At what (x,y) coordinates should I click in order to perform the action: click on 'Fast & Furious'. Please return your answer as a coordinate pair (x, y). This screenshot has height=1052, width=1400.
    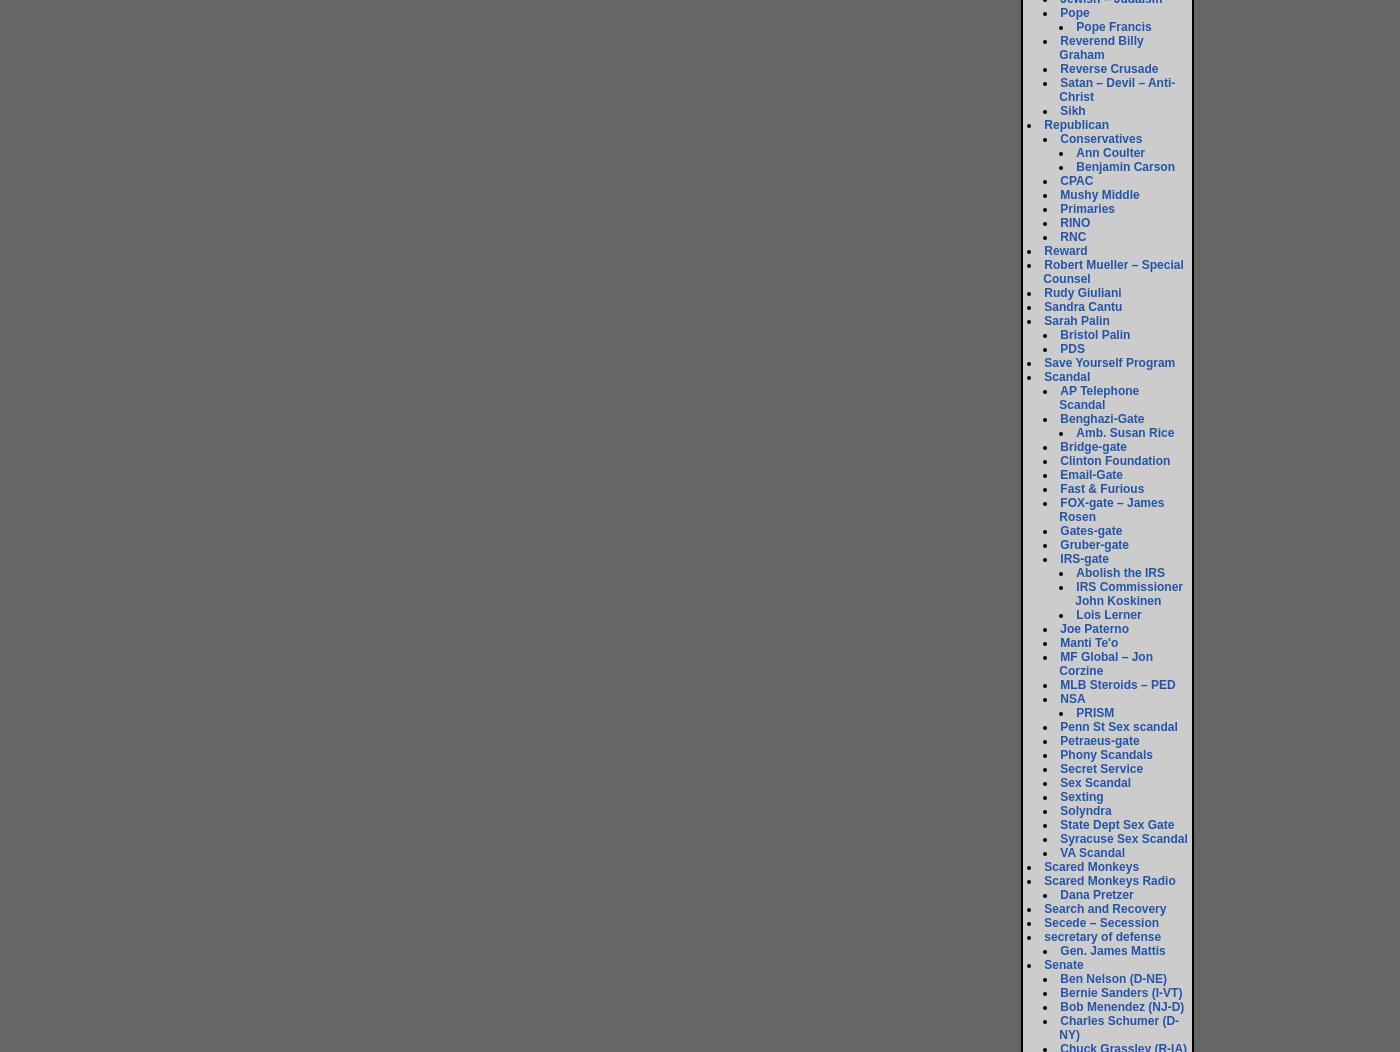
    Looking at the image, I should click on (1101, 487).